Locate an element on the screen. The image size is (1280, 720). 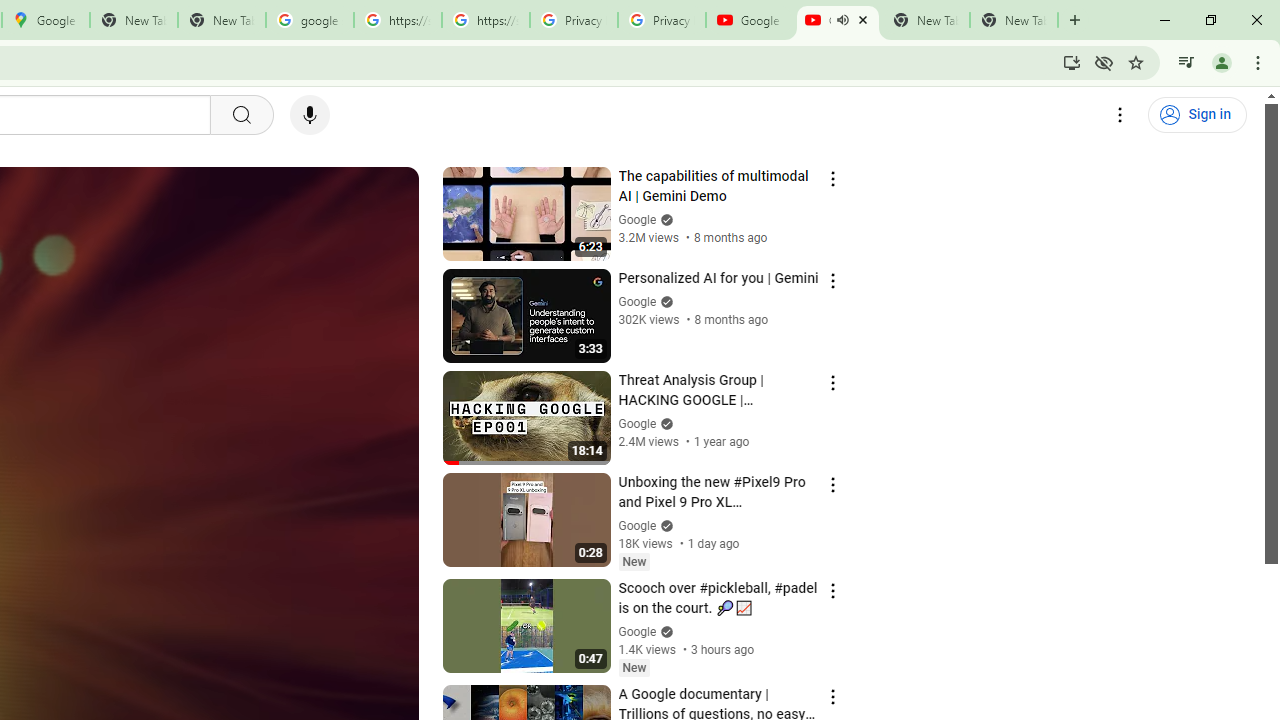
'Mute tab' is located at coordinates (842, 20).